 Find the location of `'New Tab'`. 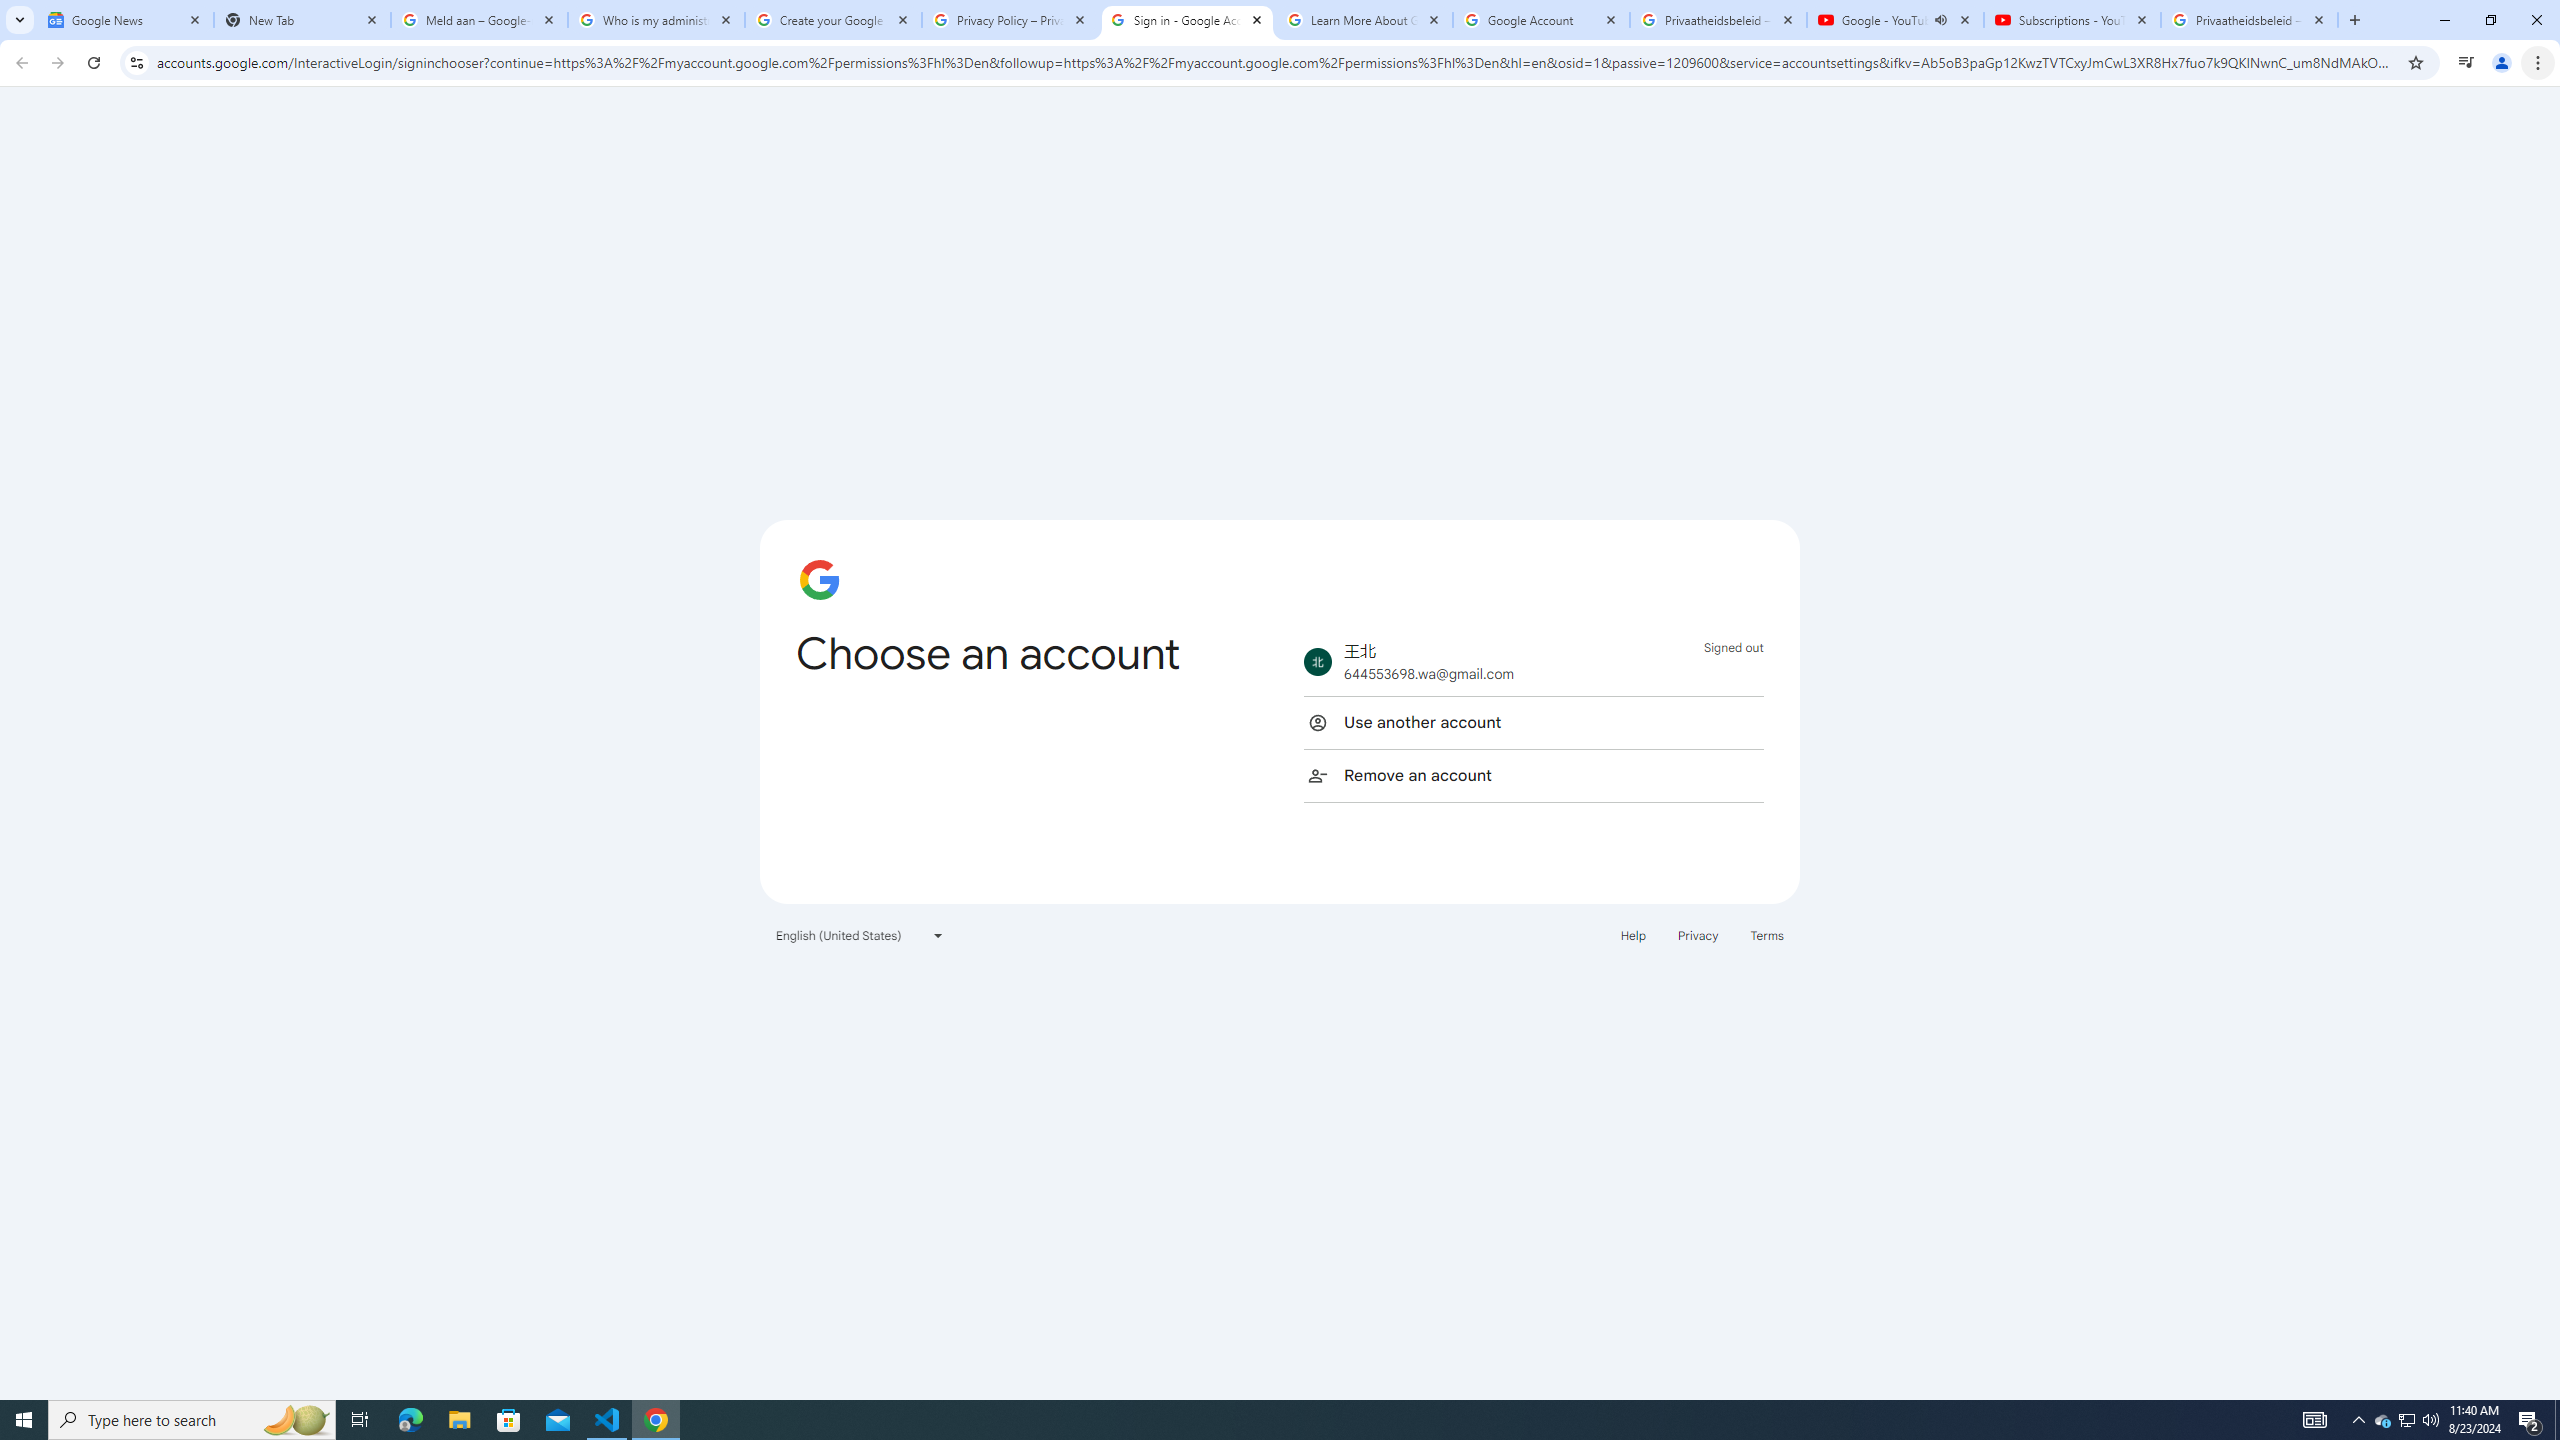

'New Tab' is located at coordinates (301, 19).